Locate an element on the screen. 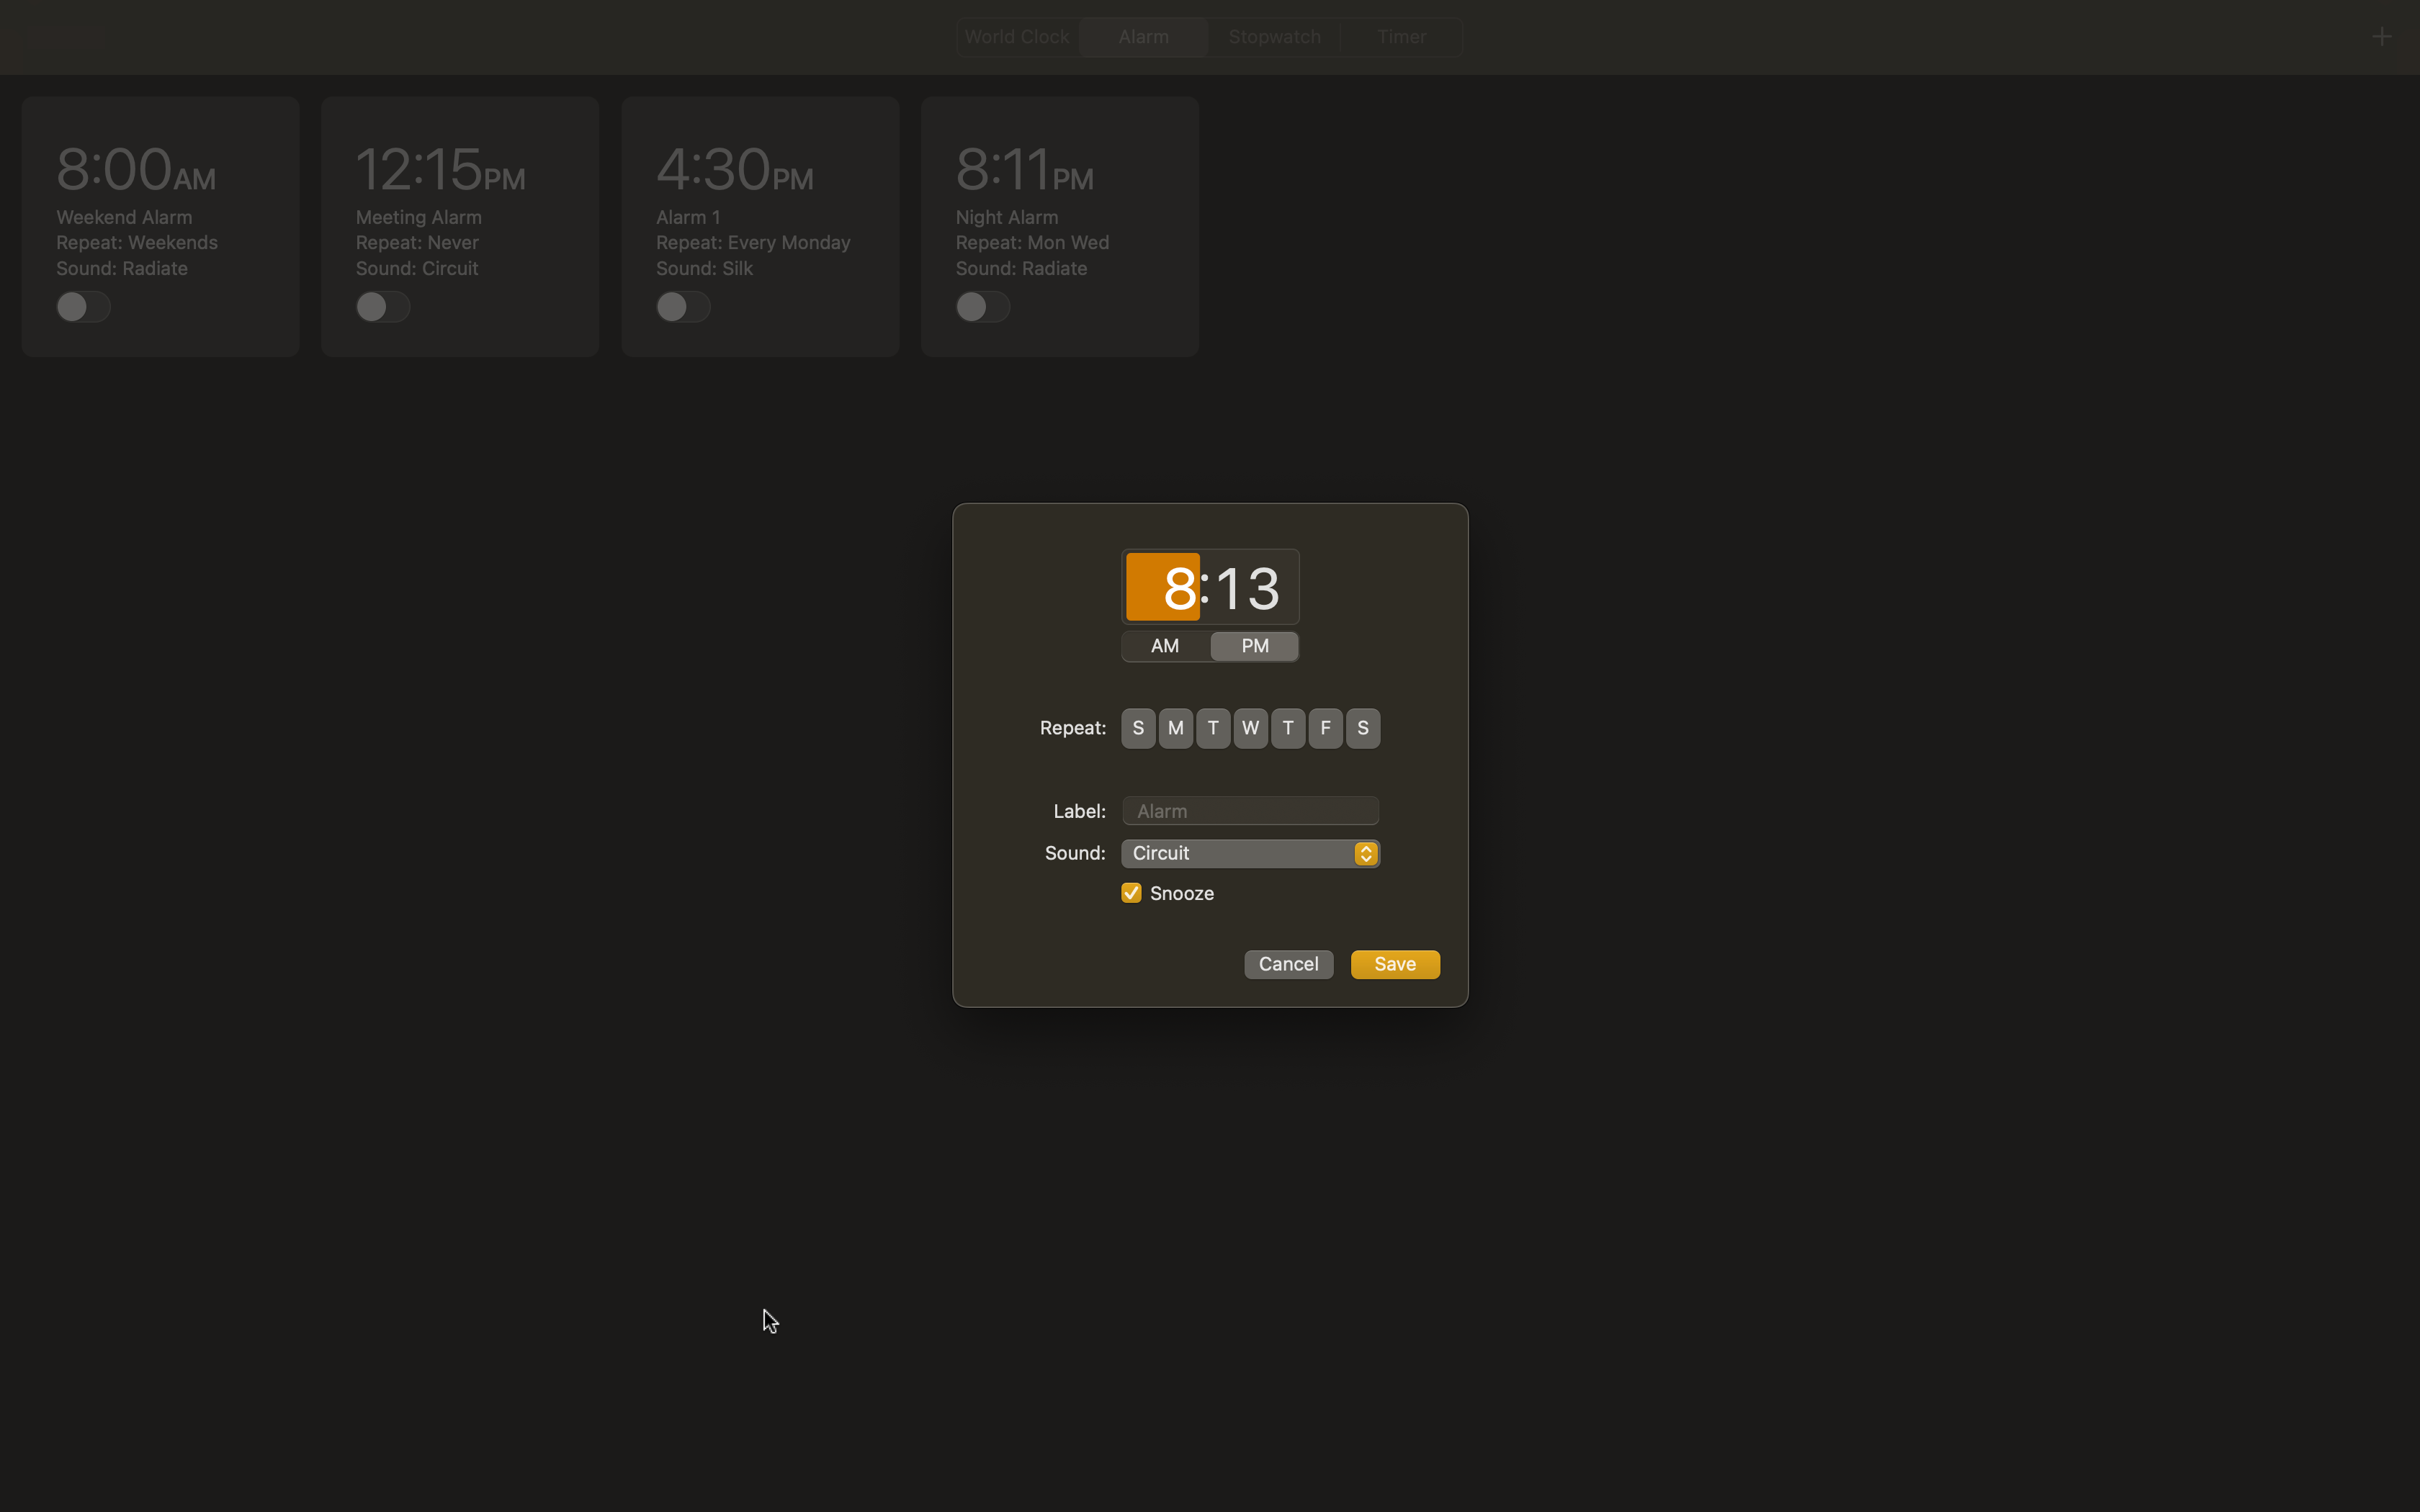 Image resolution: width=2420 pixels, height=1512 pixels. Adjust the clock to 3:15 in the morning is located at coordinates (1162, 588).